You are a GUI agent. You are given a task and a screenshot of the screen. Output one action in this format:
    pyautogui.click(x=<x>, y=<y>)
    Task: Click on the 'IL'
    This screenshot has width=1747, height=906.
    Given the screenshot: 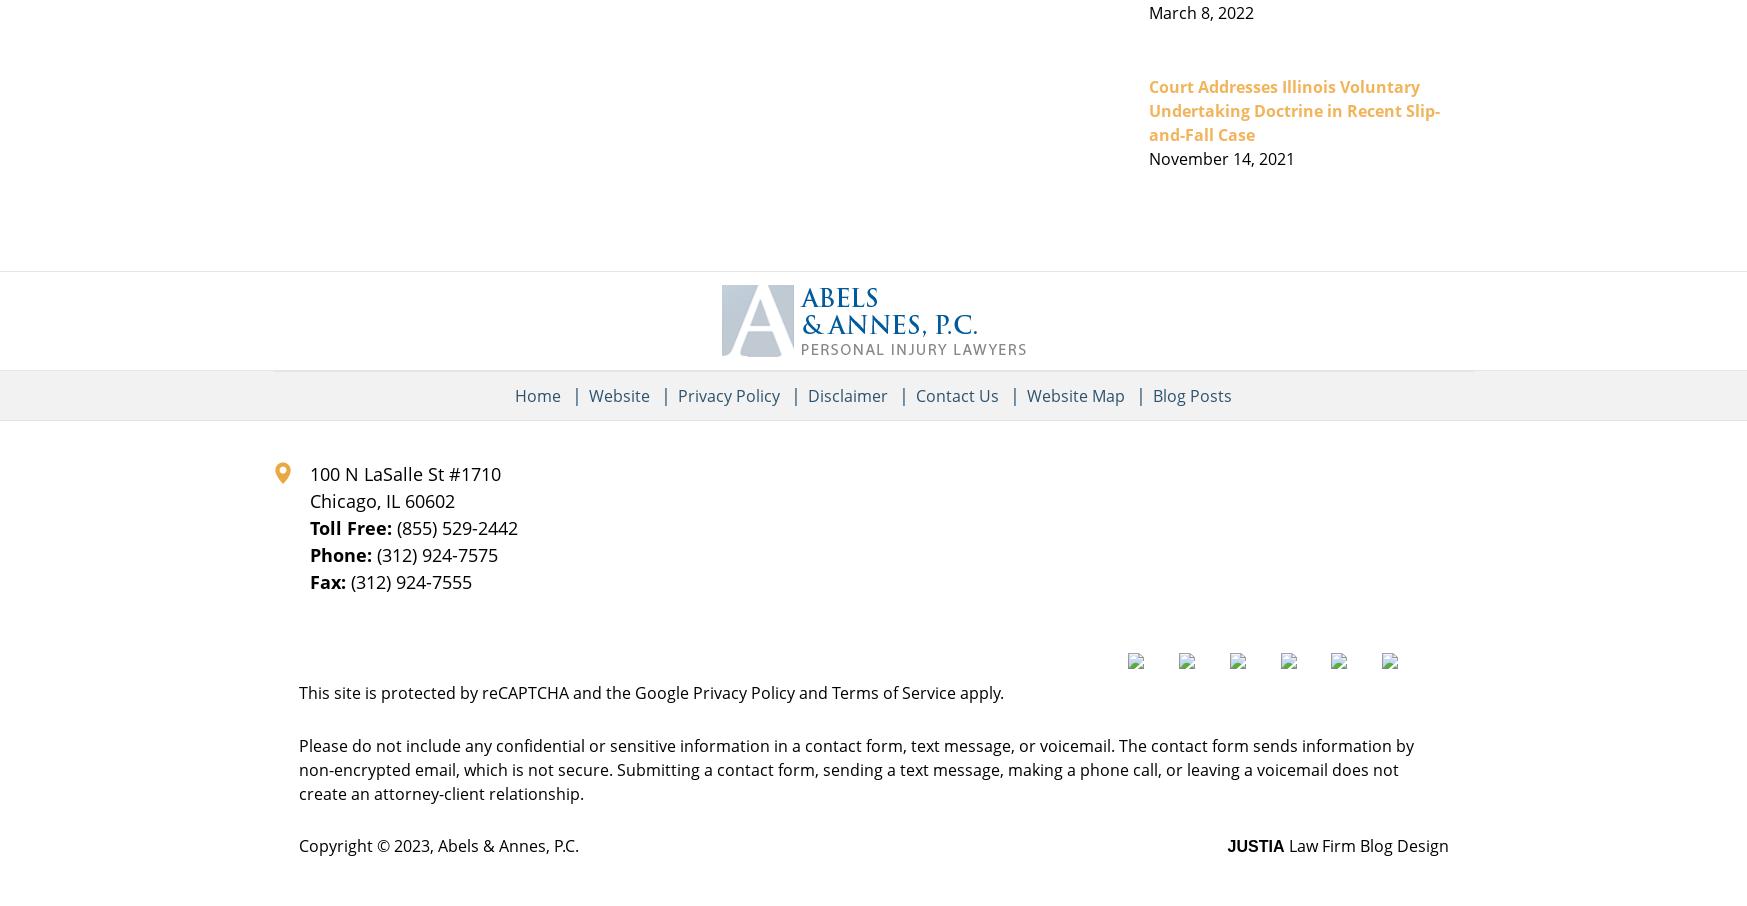 What is the action you would take?
    pyautogui.click(x=391, y=500)
    